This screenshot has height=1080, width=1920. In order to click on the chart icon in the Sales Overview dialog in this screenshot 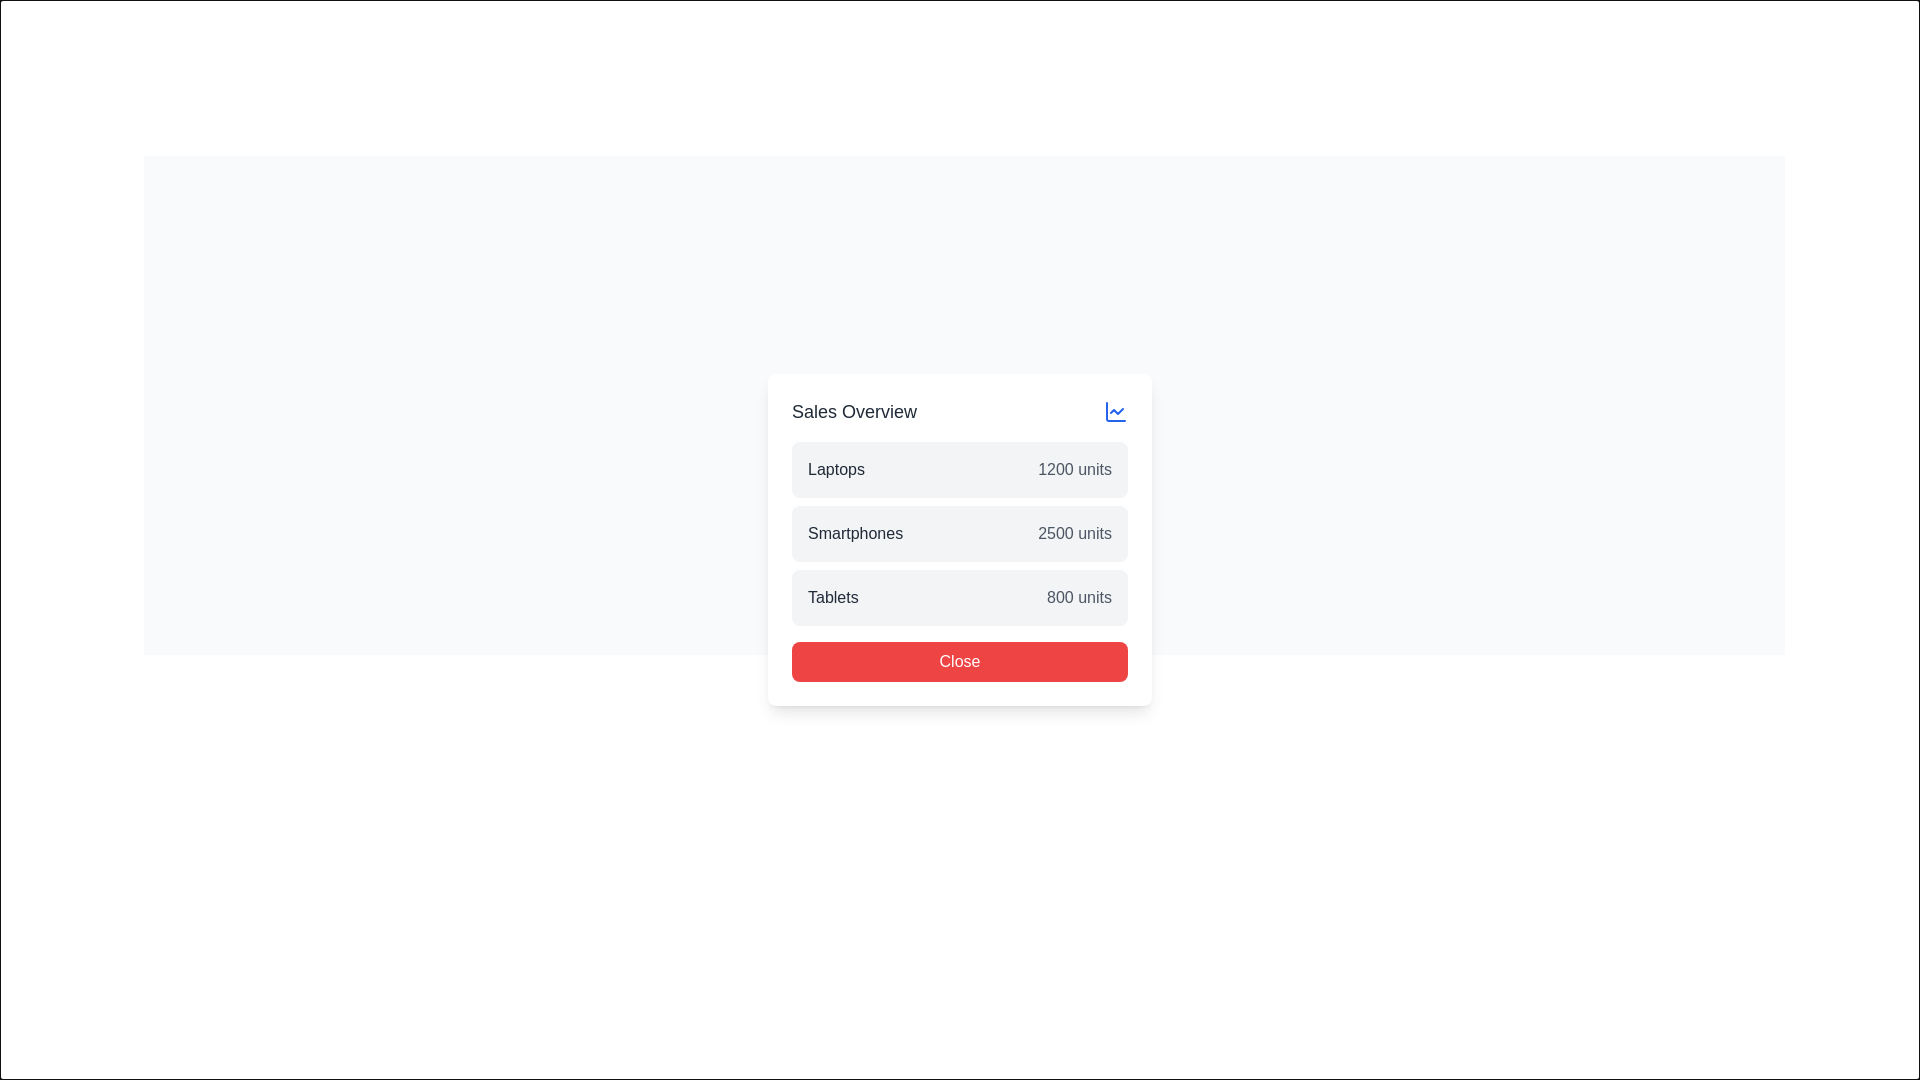, I will do `click(964, 393)`.